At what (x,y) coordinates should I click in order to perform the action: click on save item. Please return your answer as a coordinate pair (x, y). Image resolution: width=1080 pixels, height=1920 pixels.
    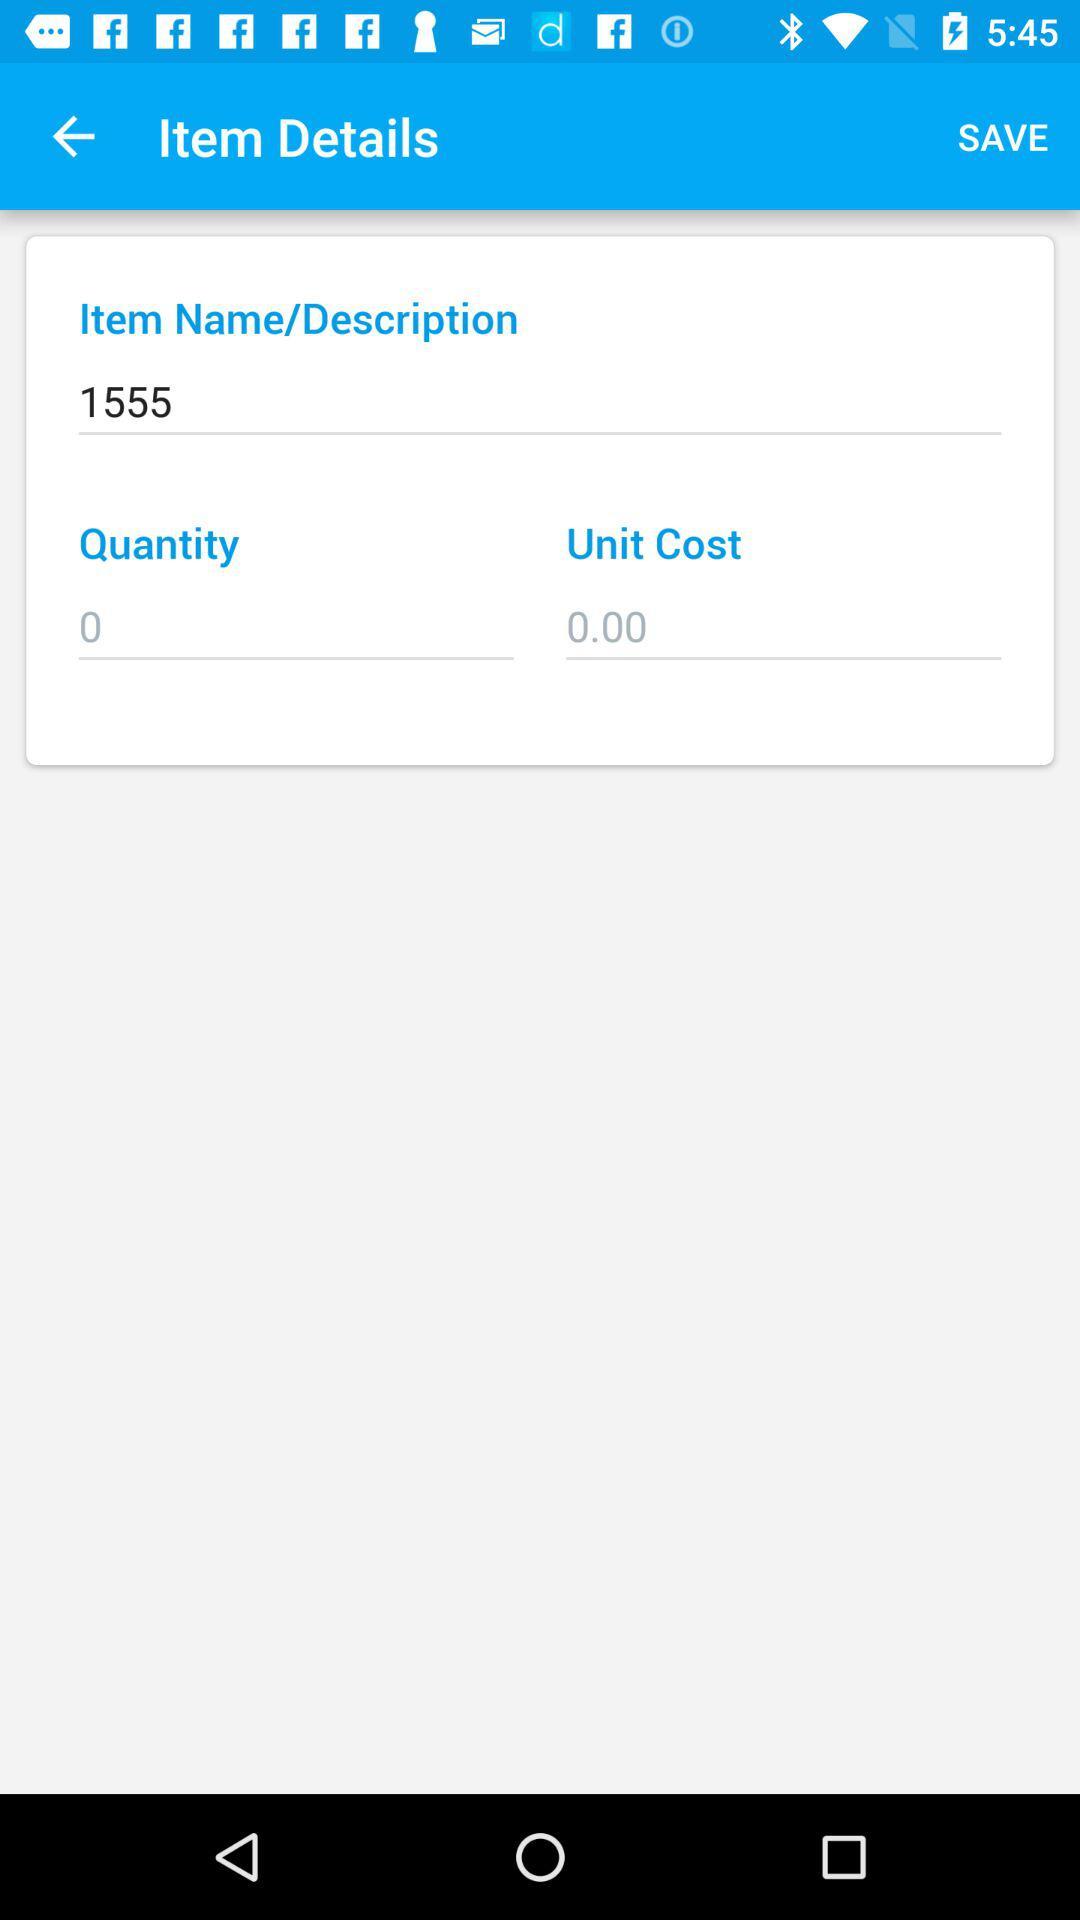
    Looking at the image, I should click on (1003, 135).